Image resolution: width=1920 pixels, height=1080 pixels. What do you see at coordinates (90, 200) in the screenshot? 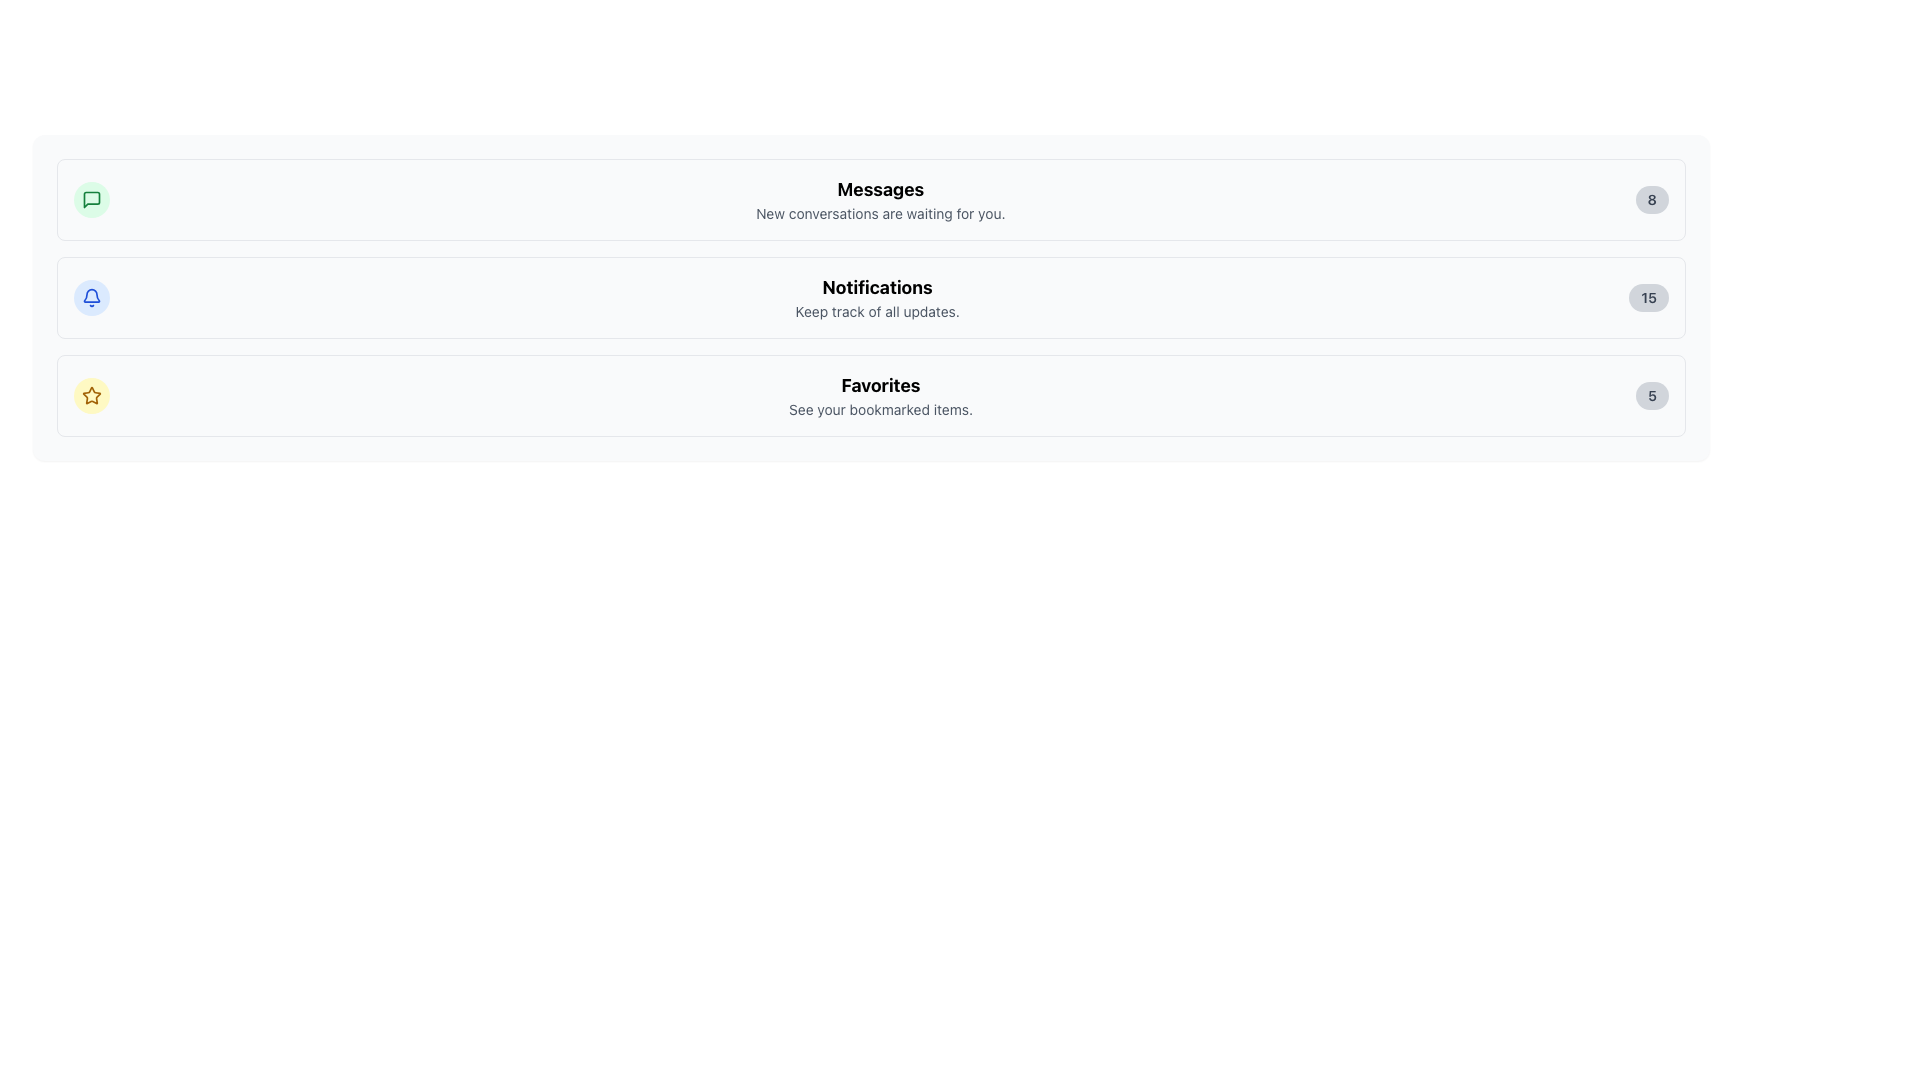
I see `the 'Messages' icon located at the left side of the 'Messages' row in the vertical menu` at bounding box center [90, 200].